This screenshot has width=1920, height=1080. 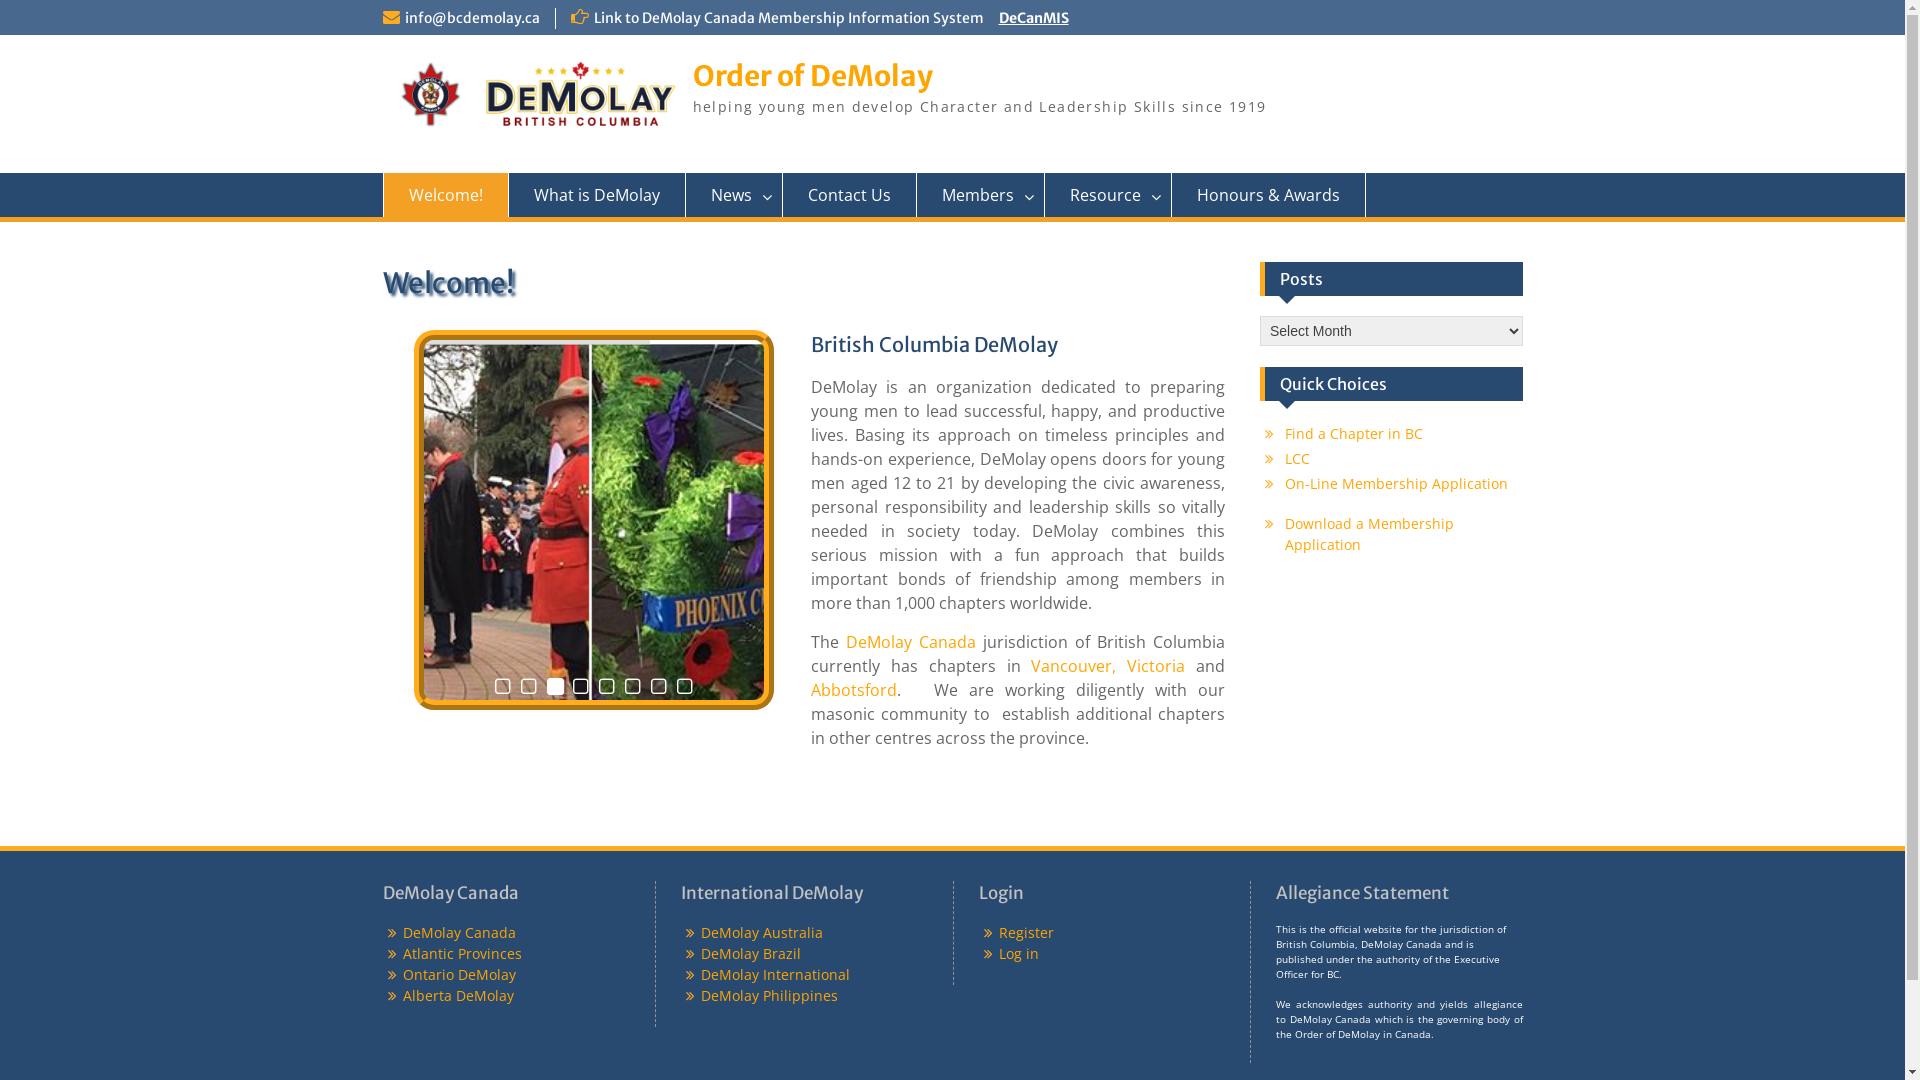 What do you see at coordinates (998, 18) in the screenshot?
I see `'DeCanMIS'` at bounding box center [998, 18].